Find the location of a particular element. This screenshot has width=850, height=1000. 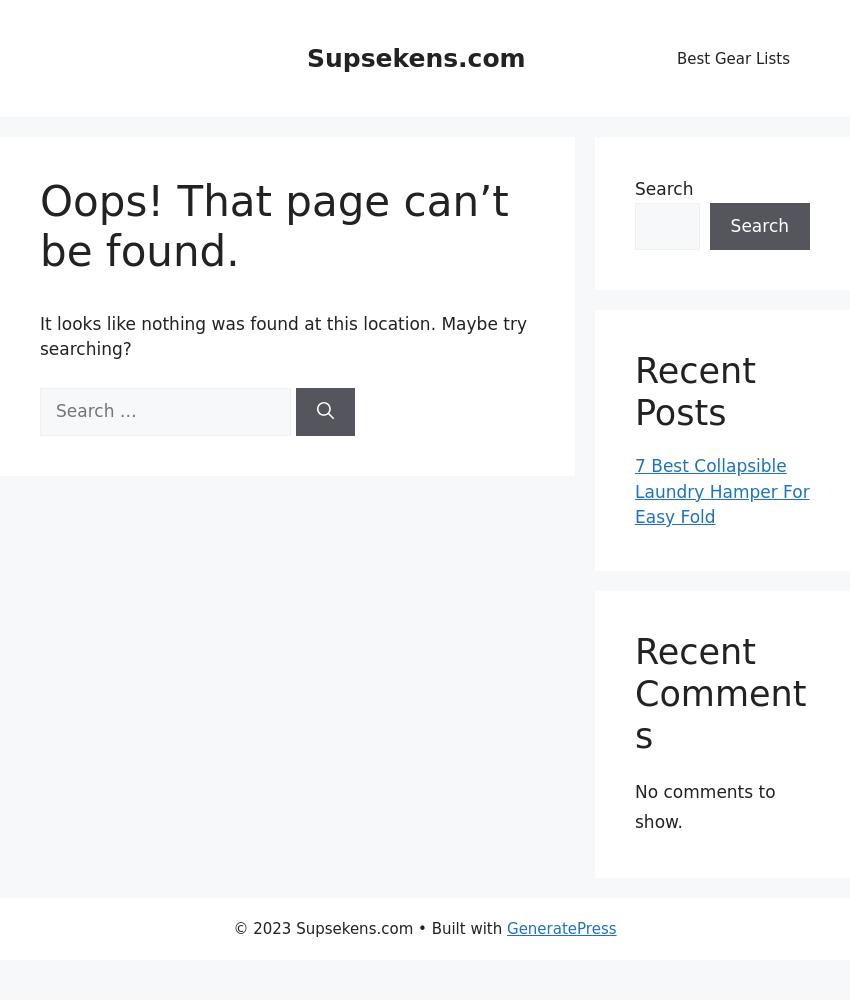

'GeneratePress' is located at coordinates (561, 928).